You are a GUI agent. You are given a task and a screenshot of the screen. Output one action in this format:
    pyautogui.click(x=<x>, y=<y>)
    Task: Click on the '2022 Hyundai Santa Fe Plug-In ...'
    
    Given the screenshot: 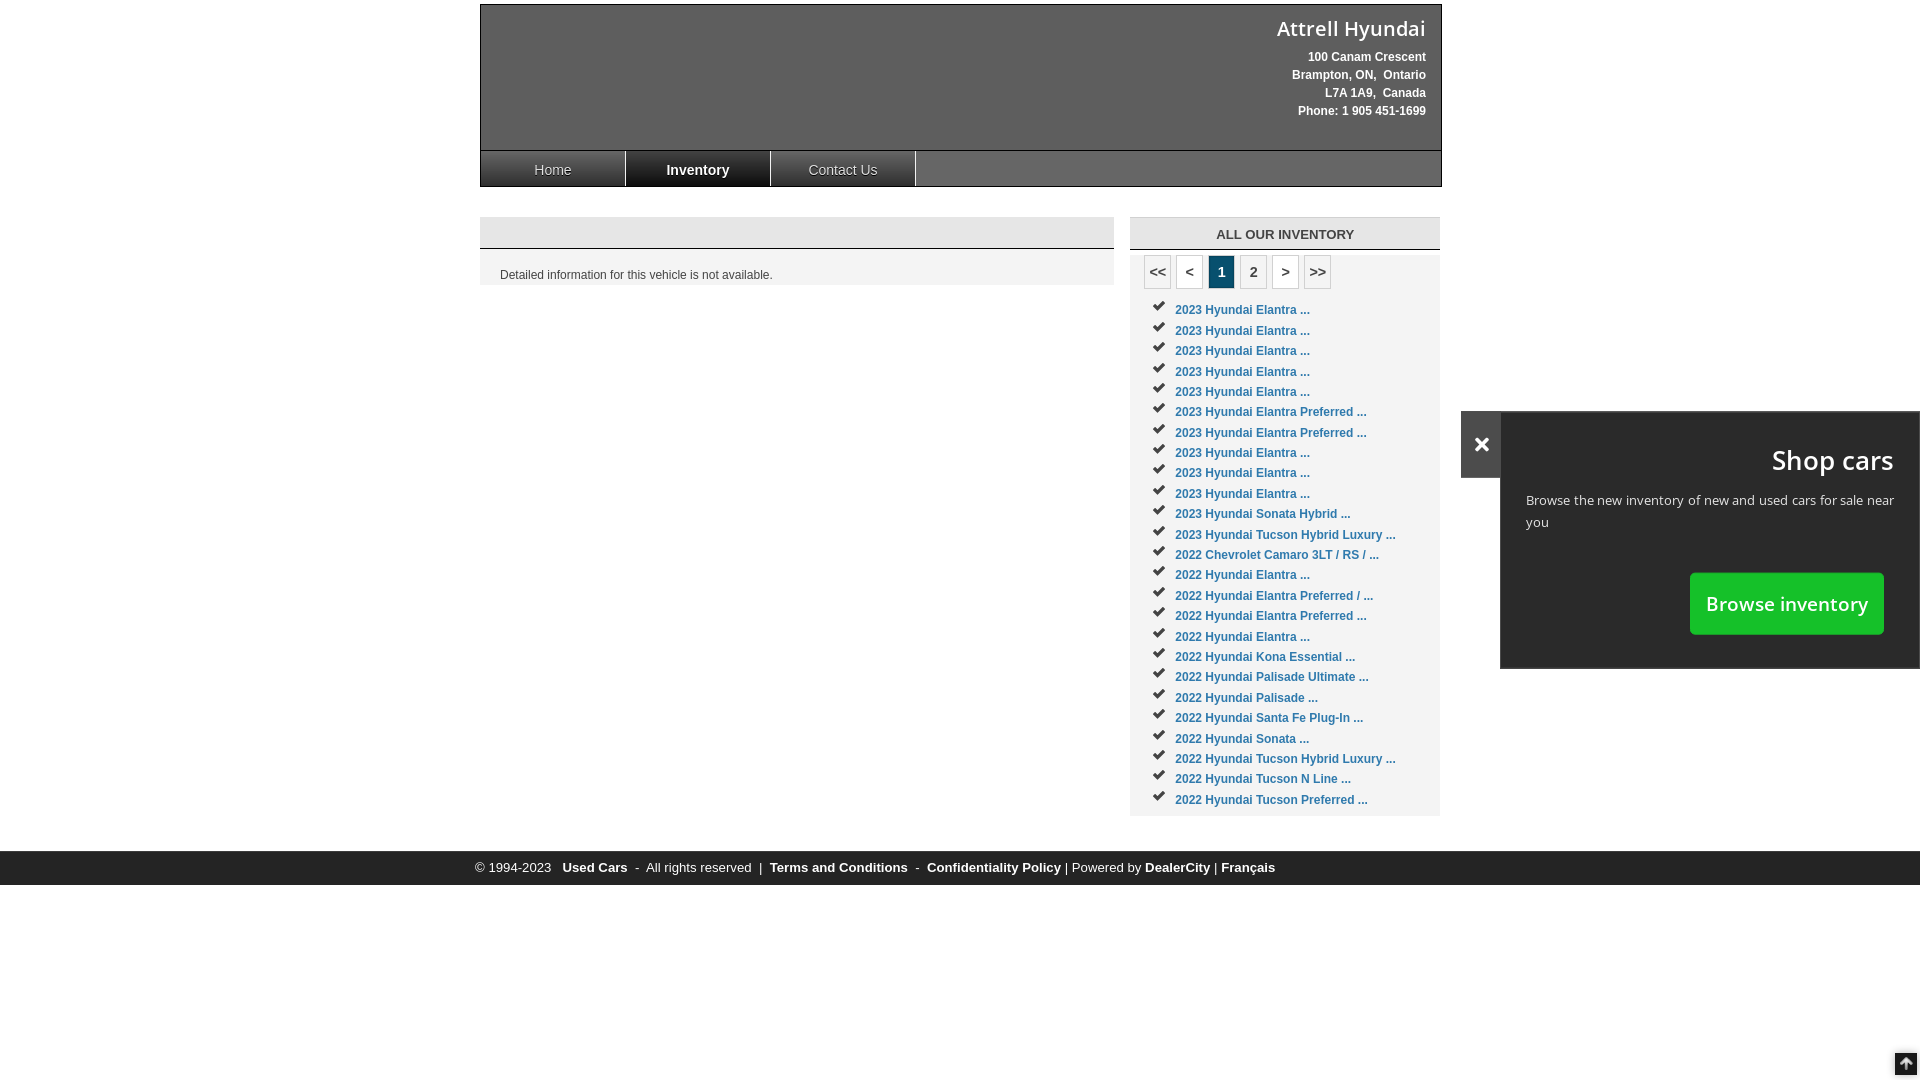 What is the action you would take?
    pyautogui.click(x=1267, y=716)
    